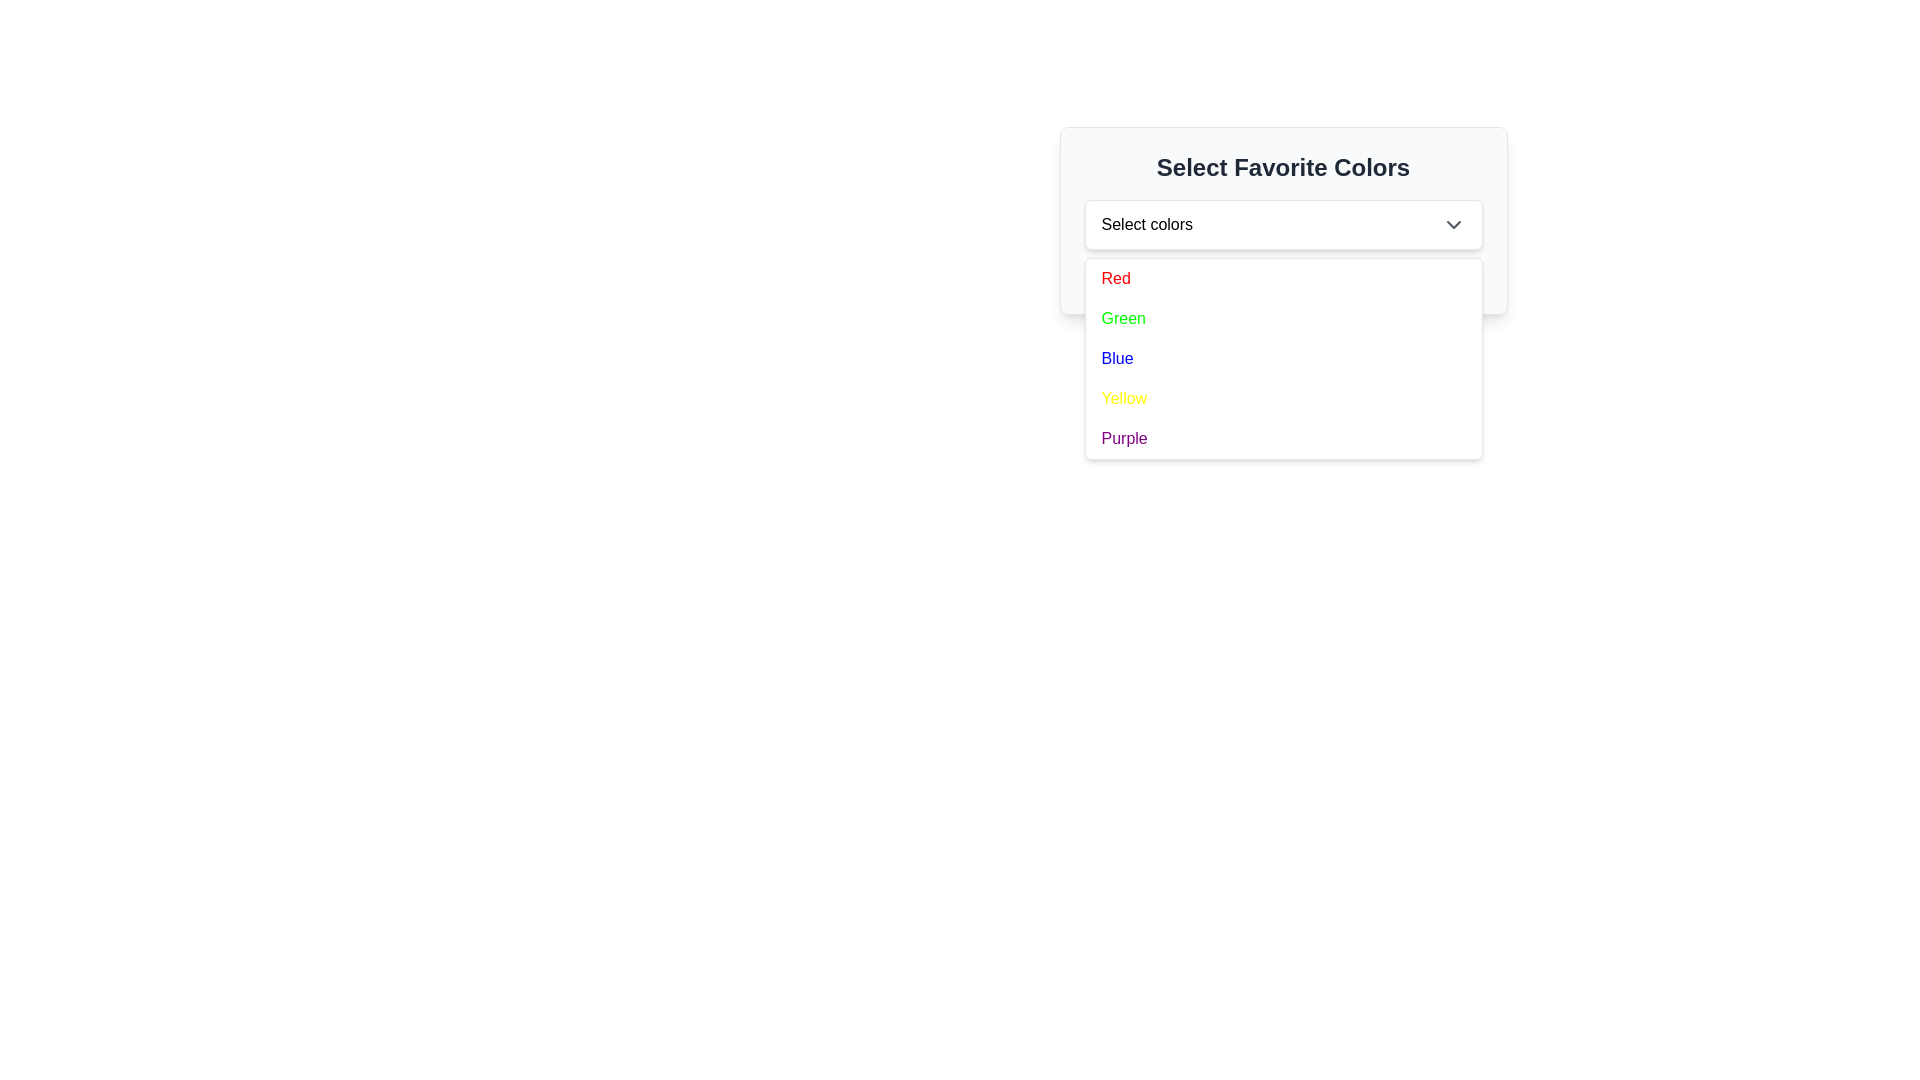 The width and height of the screenshot is (1920, 1080). What do you see at coordinates (1116, 357) in the screenshot?
I see `the third selectable option in the color preferences dropdown list, which represents the color 'Blue'` at bounding box center [1116, 357].